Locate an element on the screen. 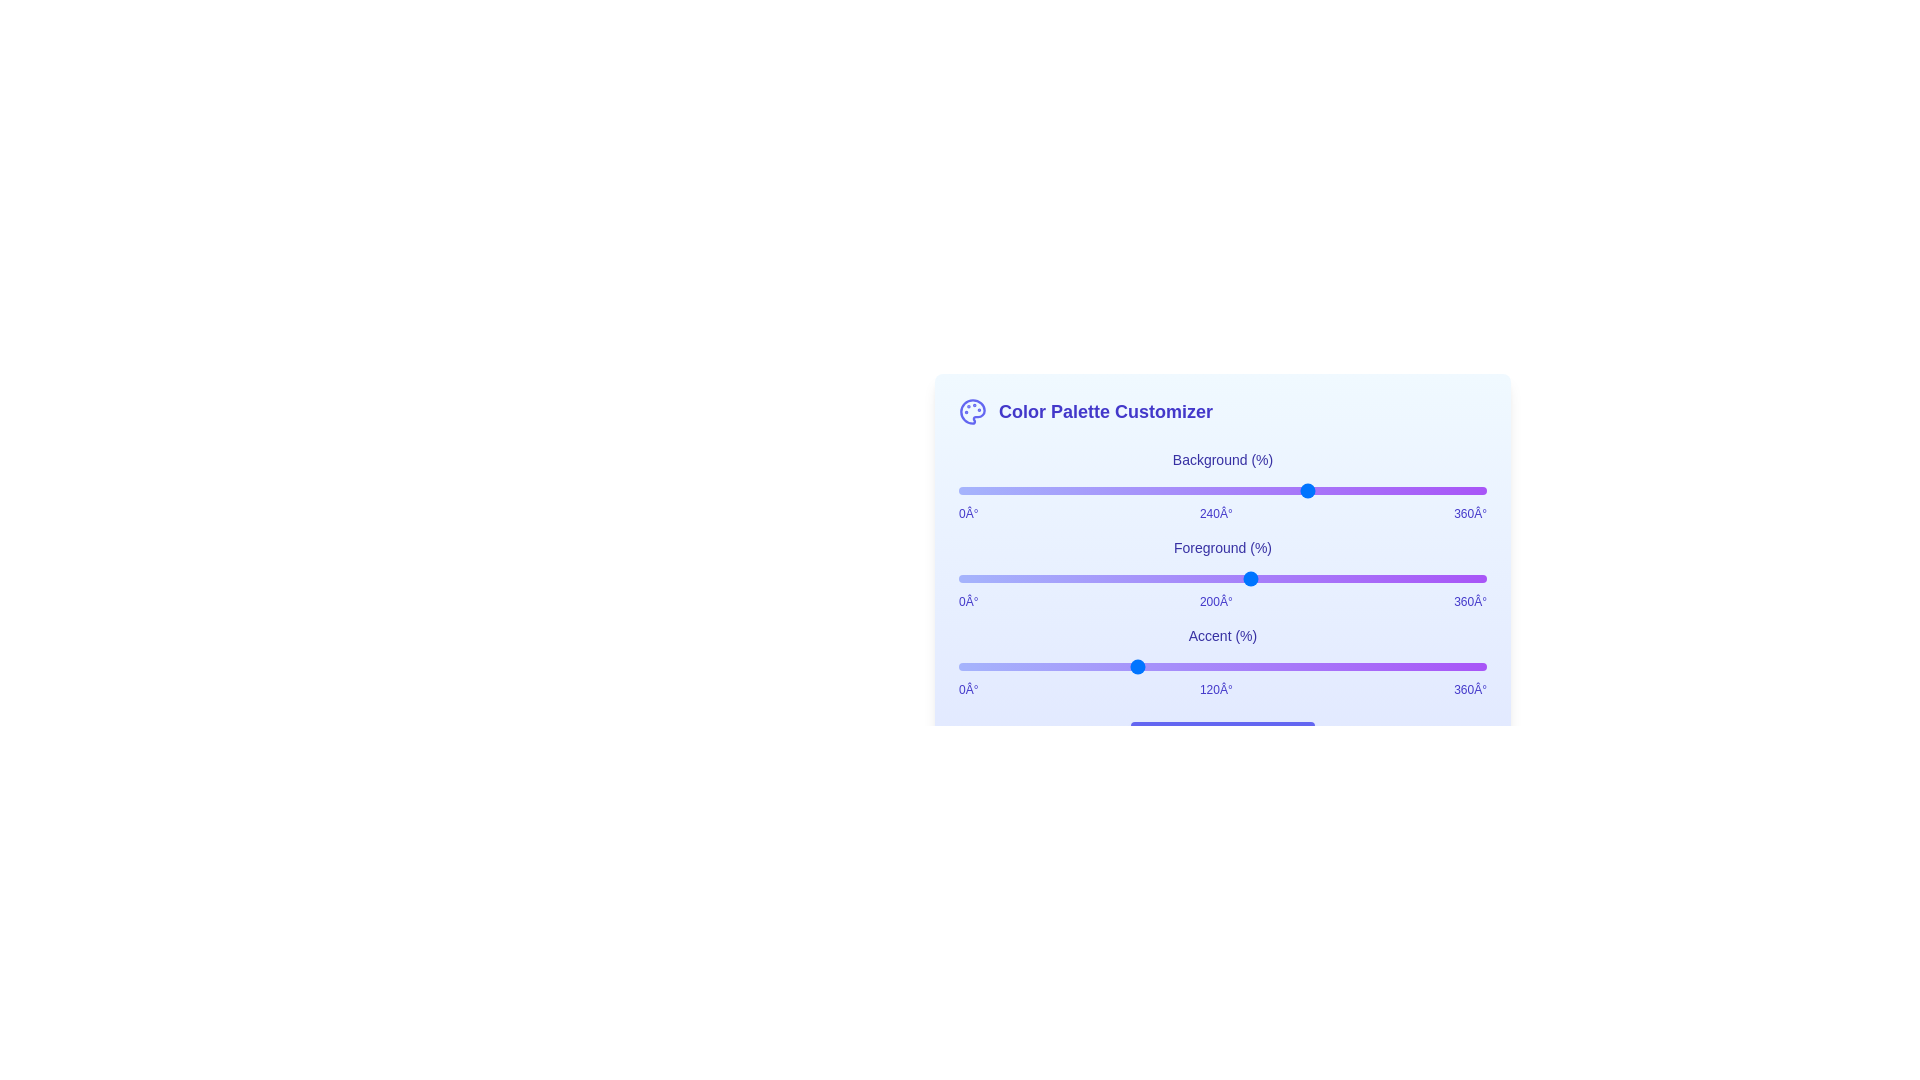  the background color slider to set the hue to 79 degrees is located at coordinates (1073, 490).